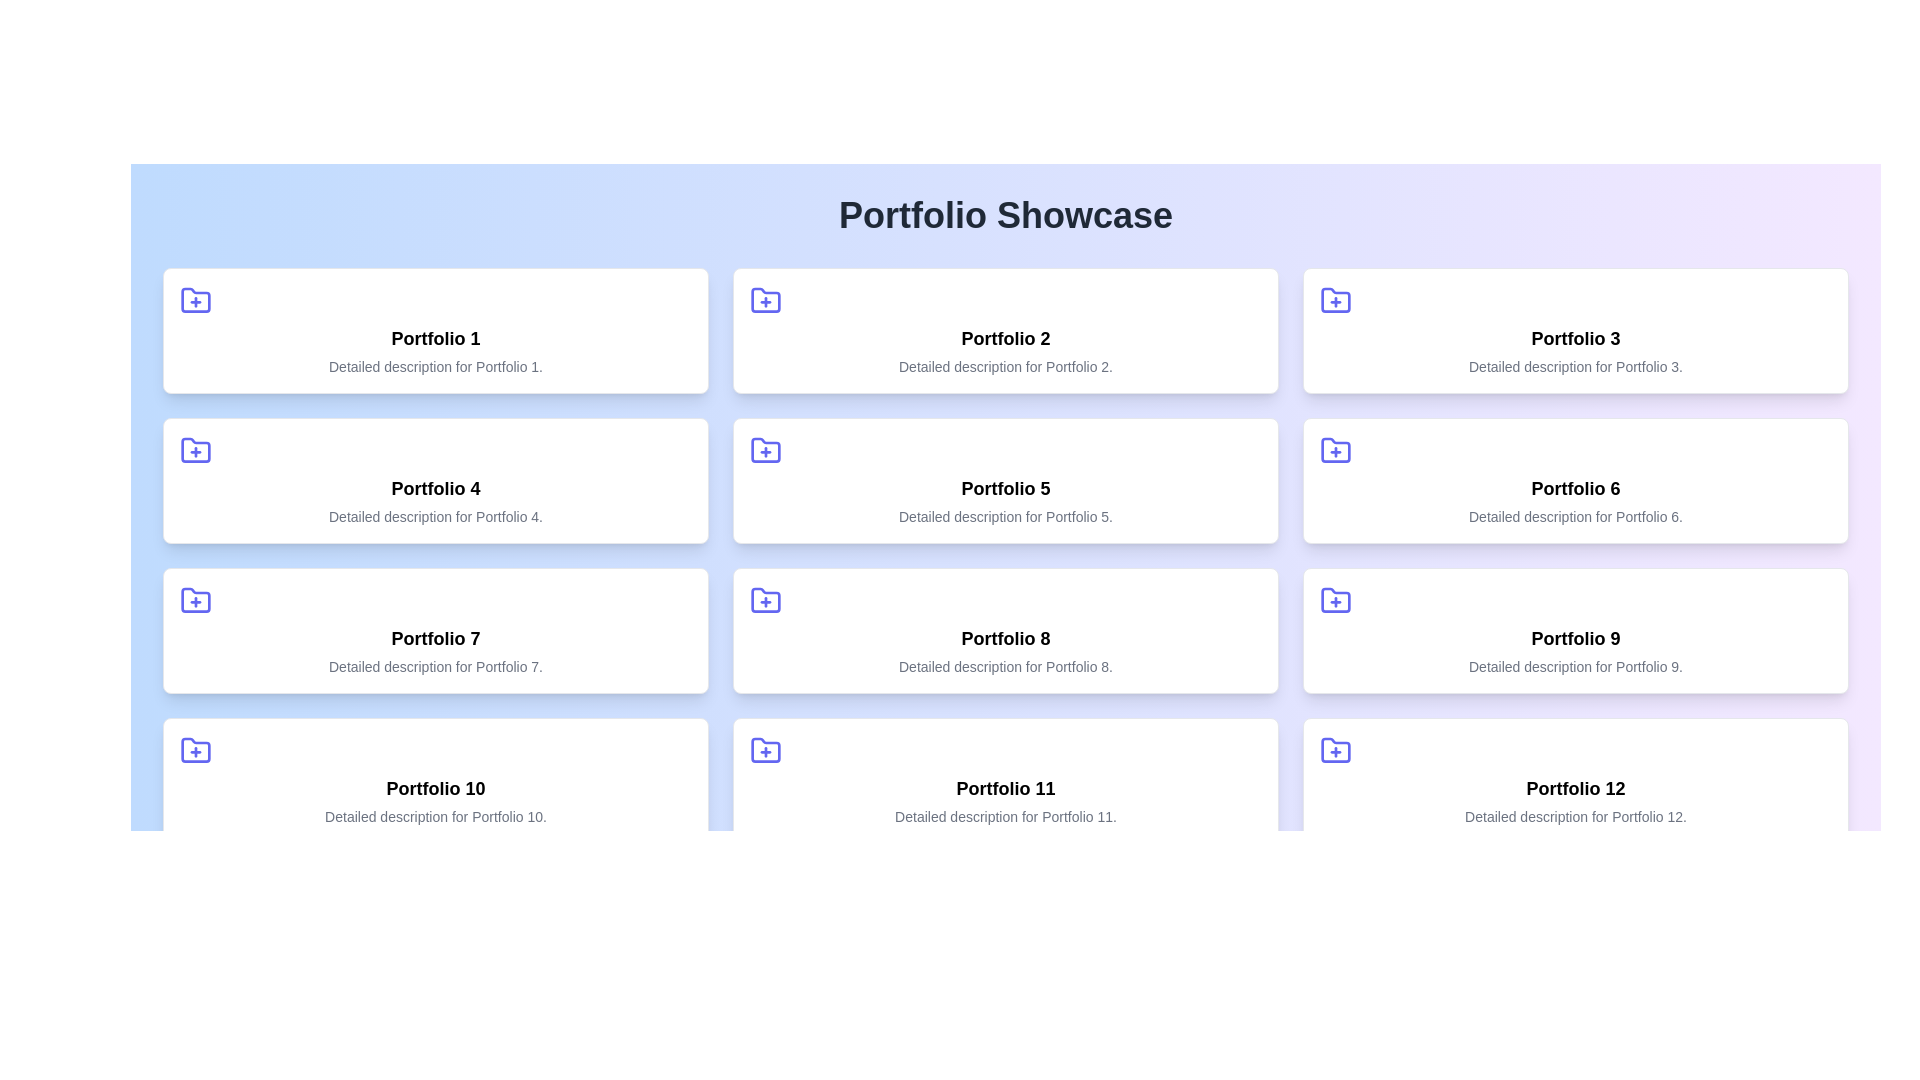  What do you see at coordinates (1006, 817) in the screenshot?
I see `supplementary information text located at the bottom of the card for 'Portfolio 11', positioned below the title and icon` at bounding box center [1006, 817].